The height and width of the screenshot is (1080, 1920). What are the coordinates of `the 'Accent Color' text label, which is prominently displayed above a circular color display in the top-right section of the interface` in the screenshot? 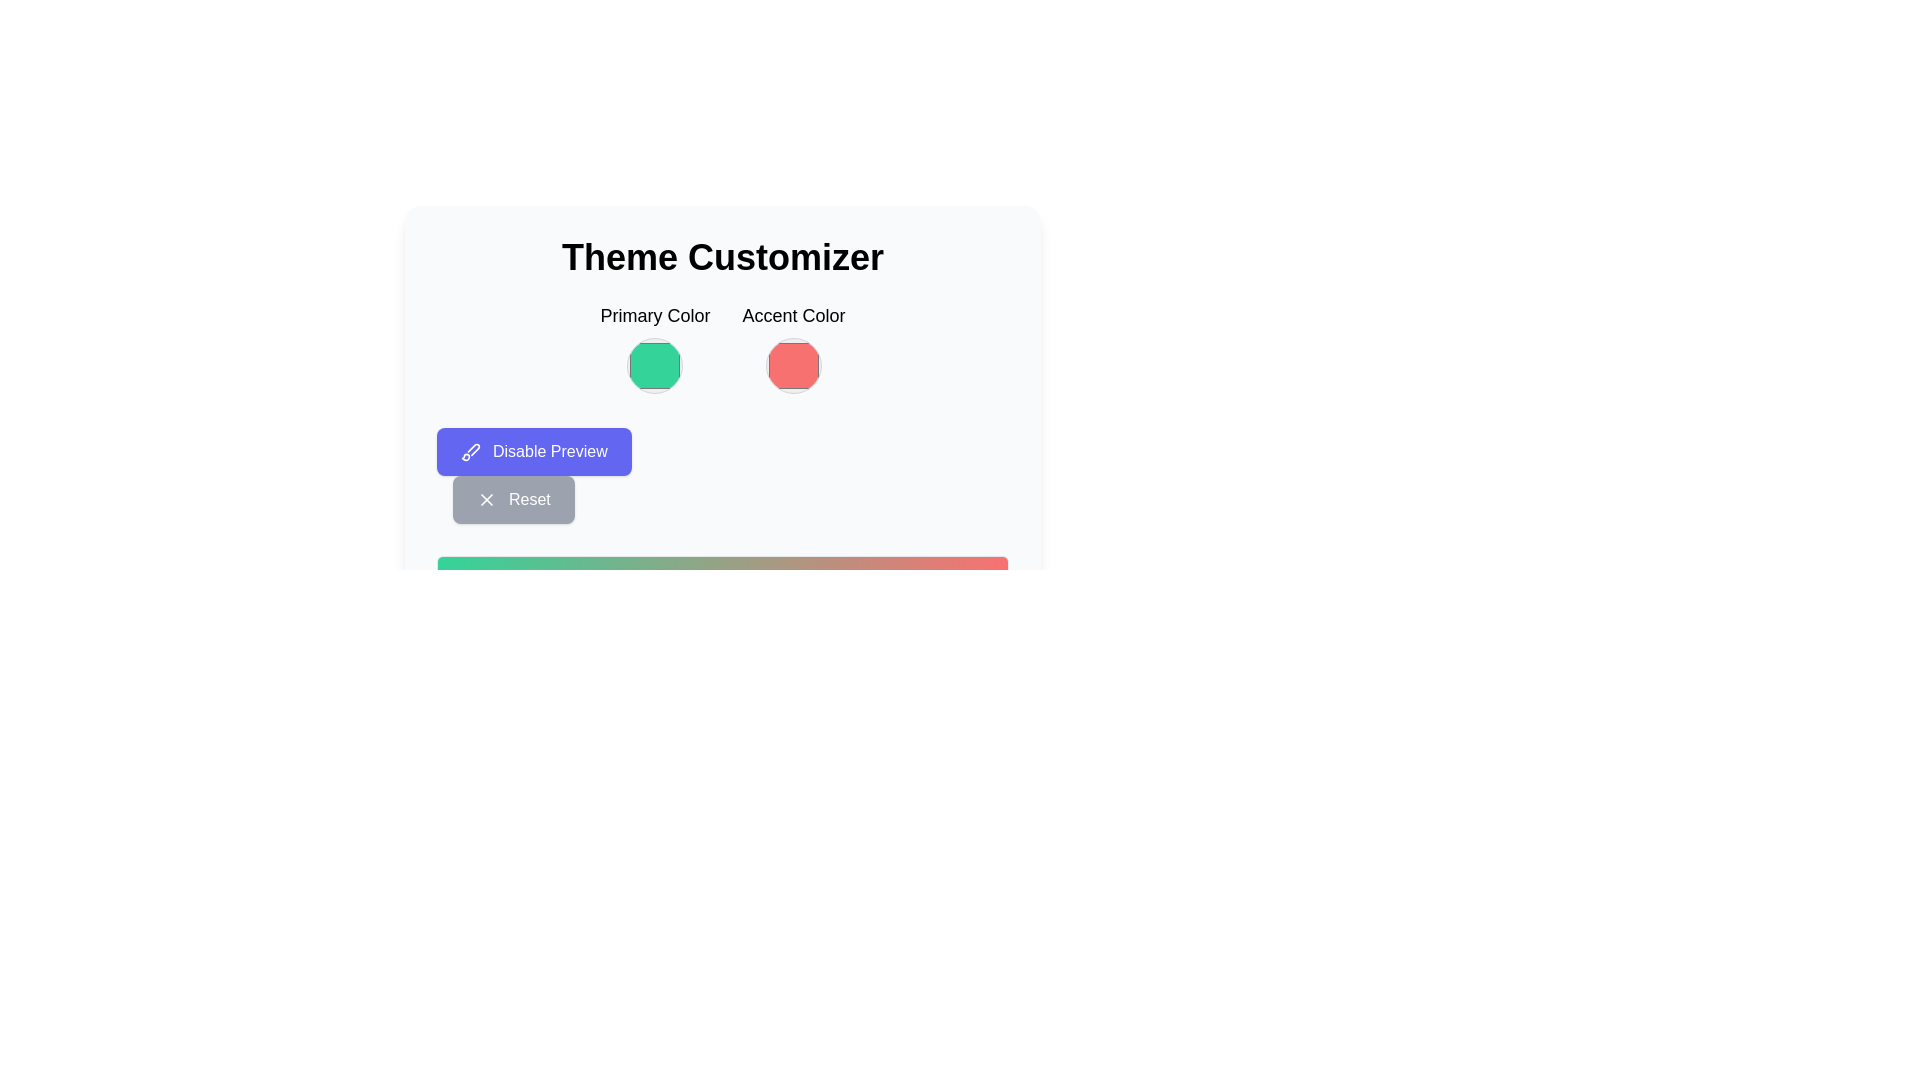 It's located at (792, 315).